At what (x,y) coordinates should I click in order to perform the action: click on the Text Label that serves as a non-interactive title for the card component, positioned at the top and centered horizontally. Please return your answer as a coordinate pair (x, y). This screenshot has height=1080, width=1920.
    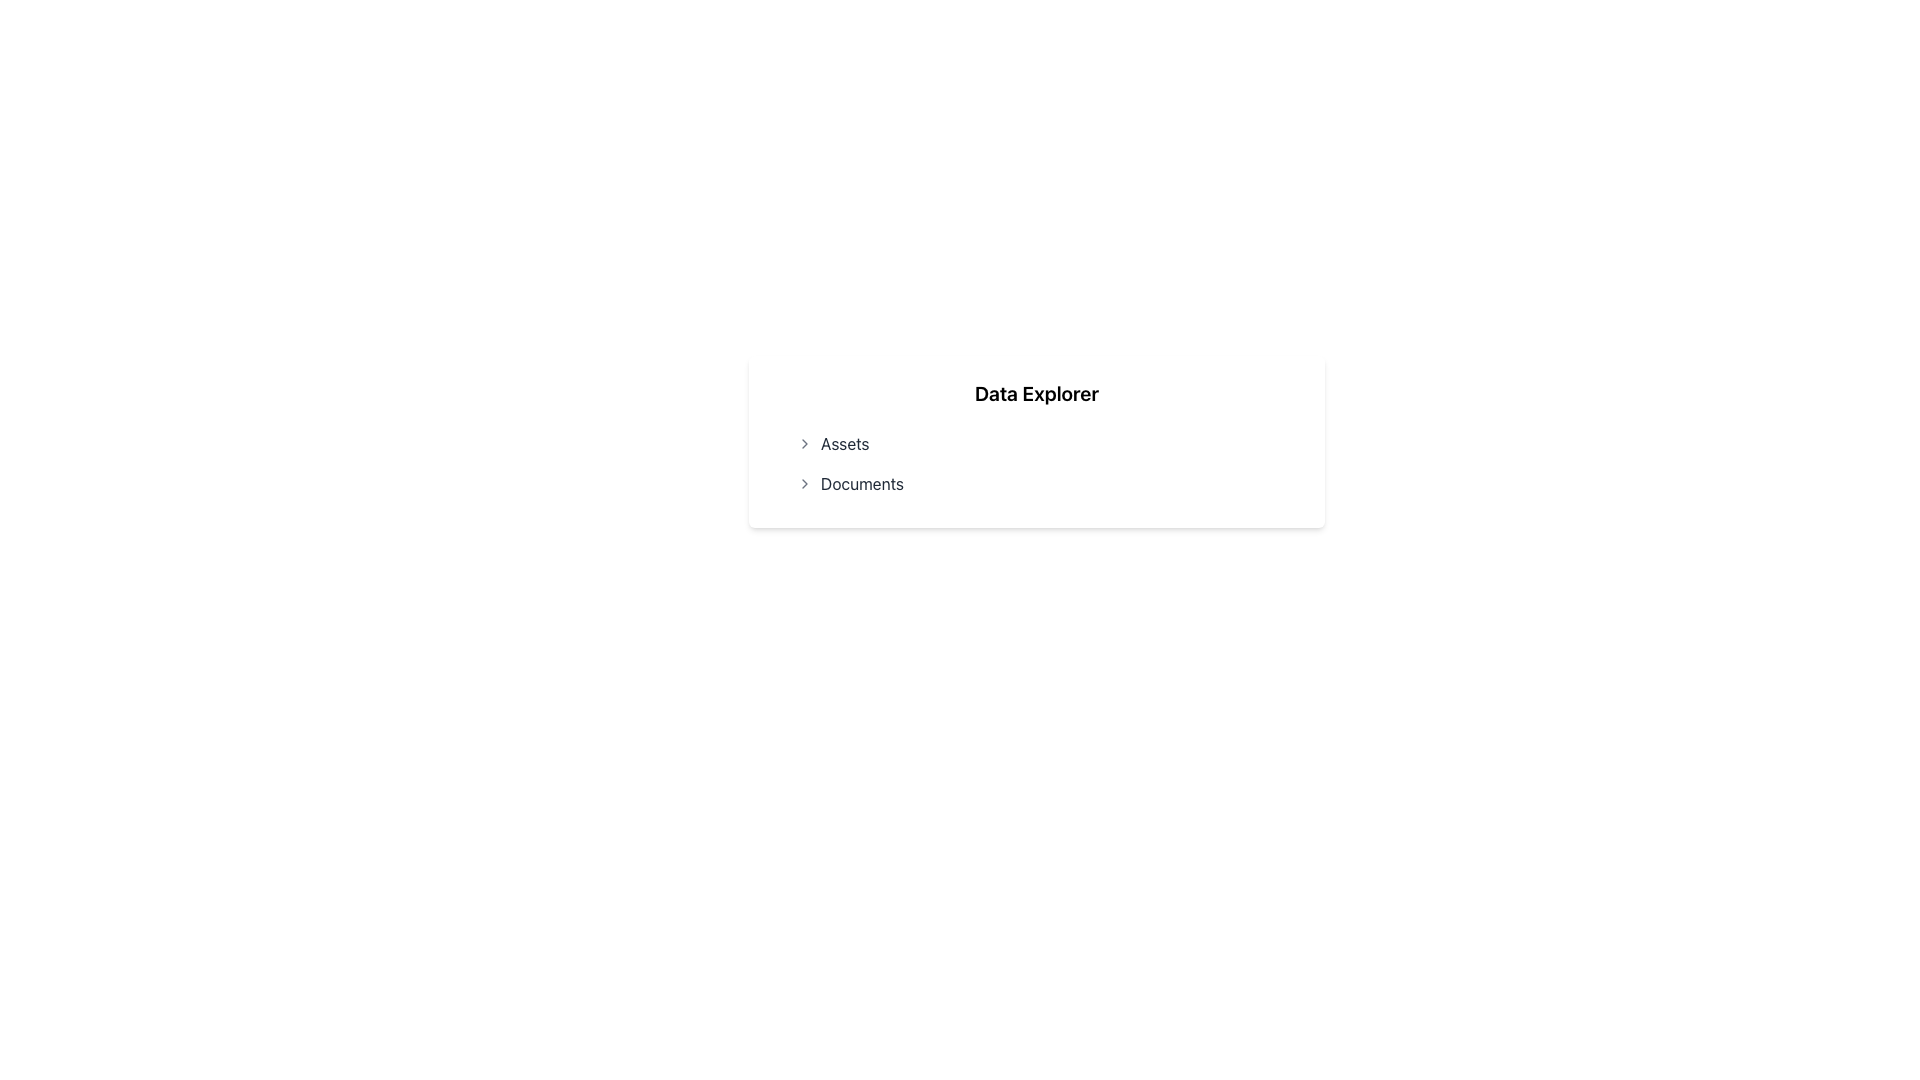
    Looking at the image, I should click on (1036, 393).